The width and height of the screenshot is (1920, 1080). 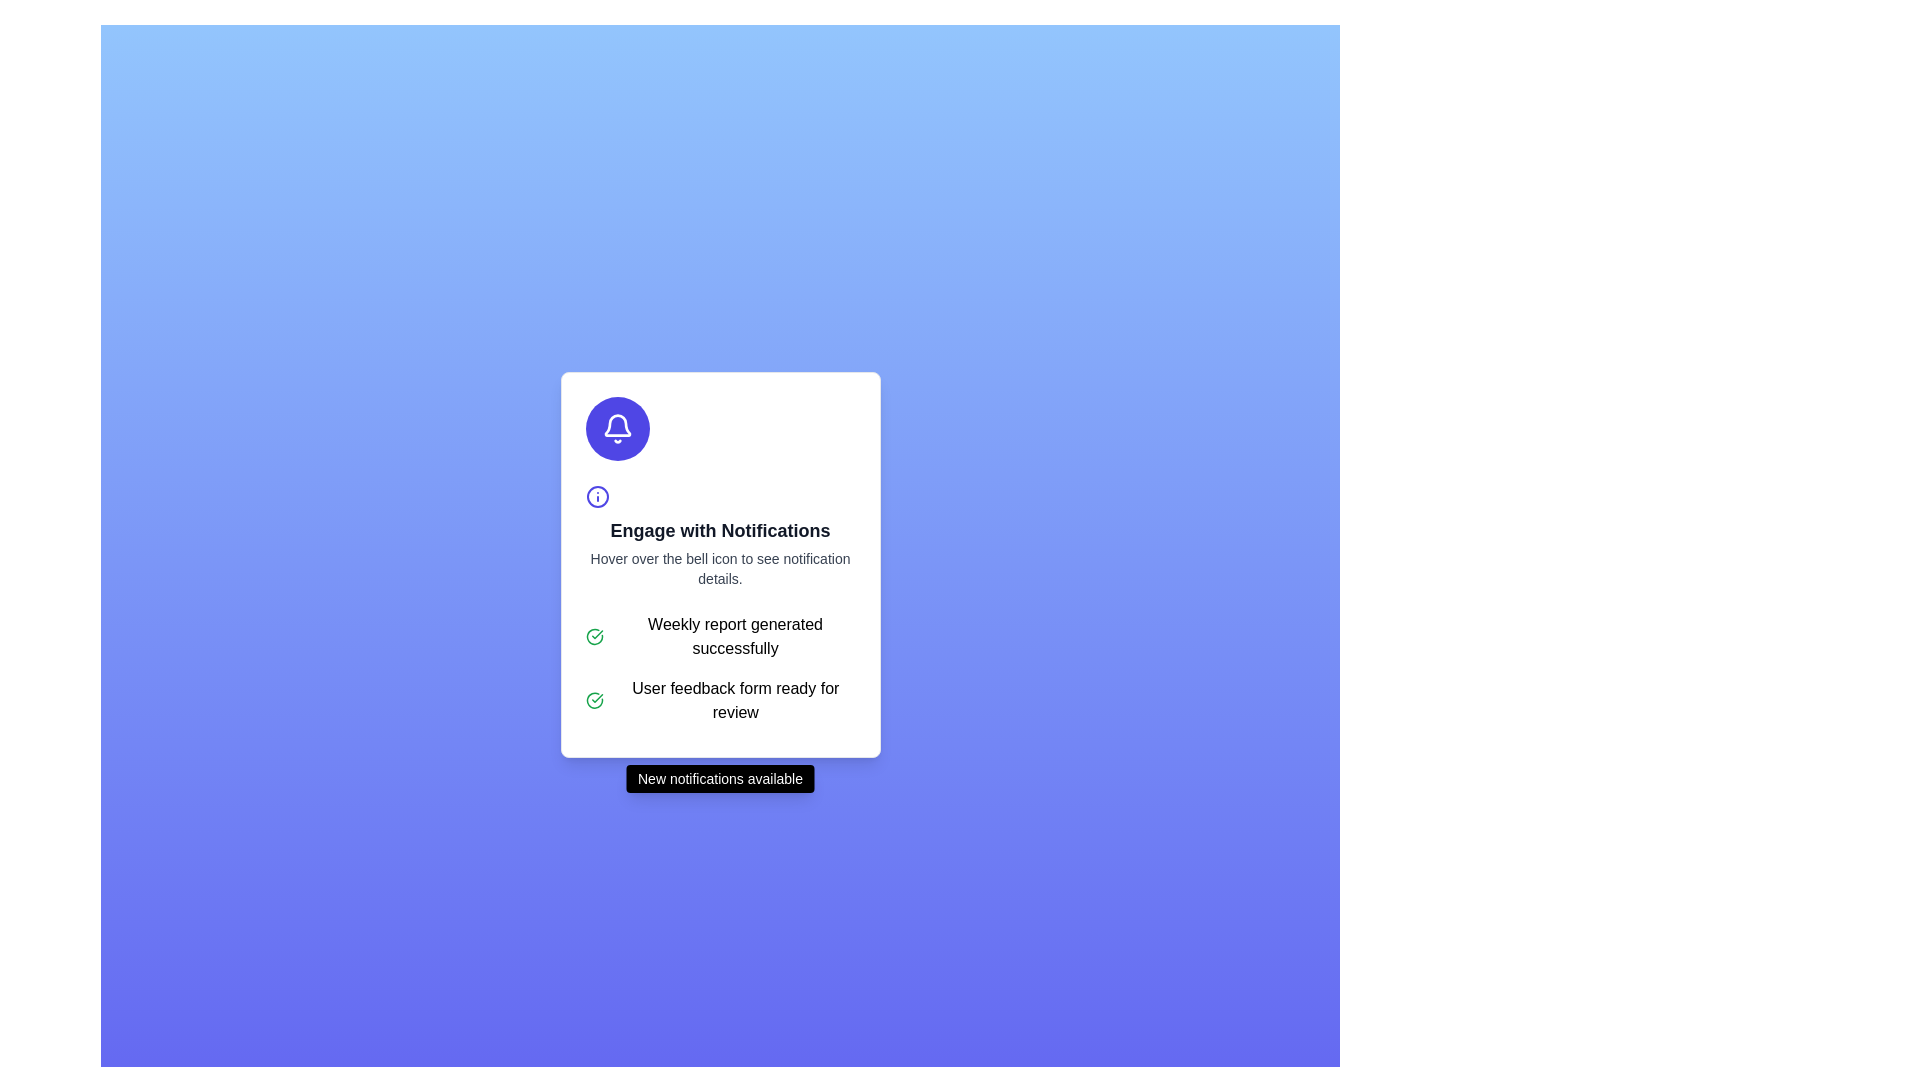 What do you see at coordinates (720, 700) in the screenshot?
I see `notification message indicating that the user feedback form is ready for review, which is the second notification in the list of two items` at bounding box center [720, 700].